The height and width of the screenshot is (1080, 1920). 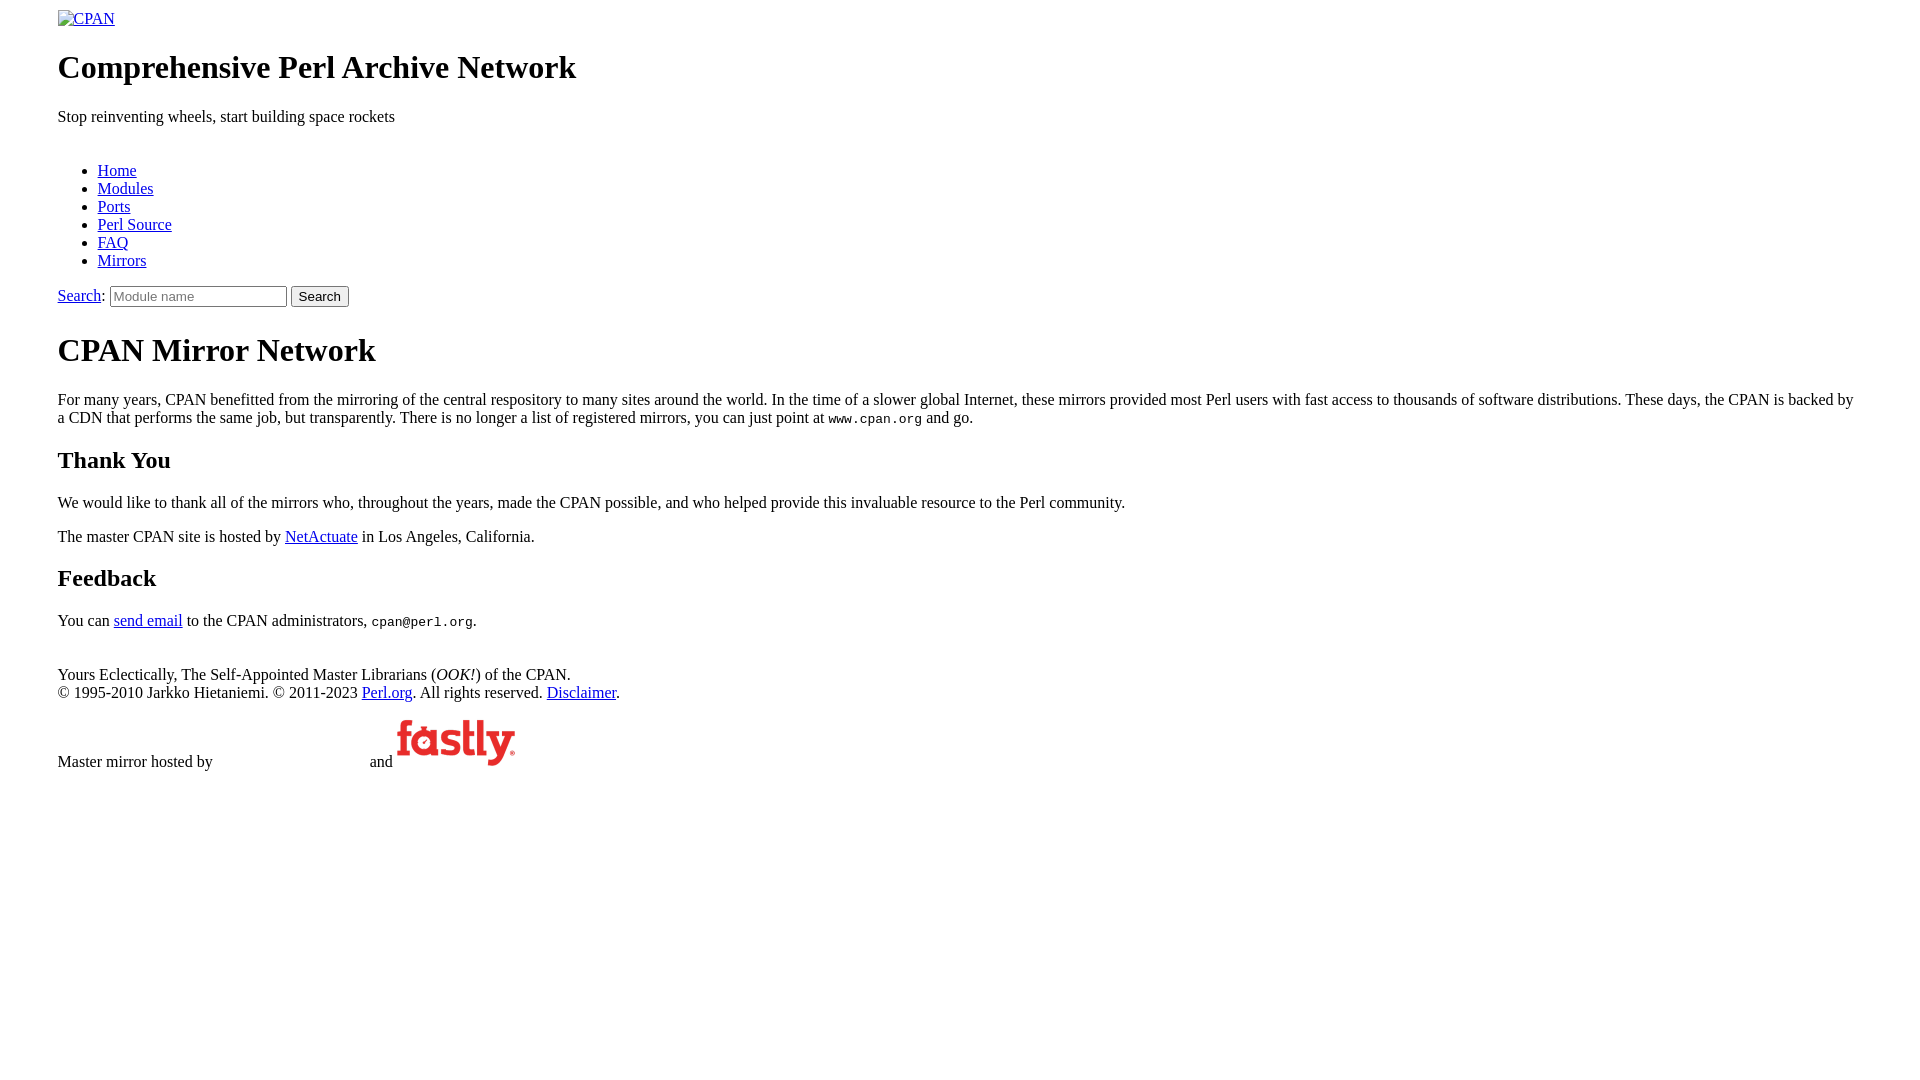 What do you see at coordinates (80, 295) in the screenshot?
I see `'Search'` at bounding box center [80, 295].